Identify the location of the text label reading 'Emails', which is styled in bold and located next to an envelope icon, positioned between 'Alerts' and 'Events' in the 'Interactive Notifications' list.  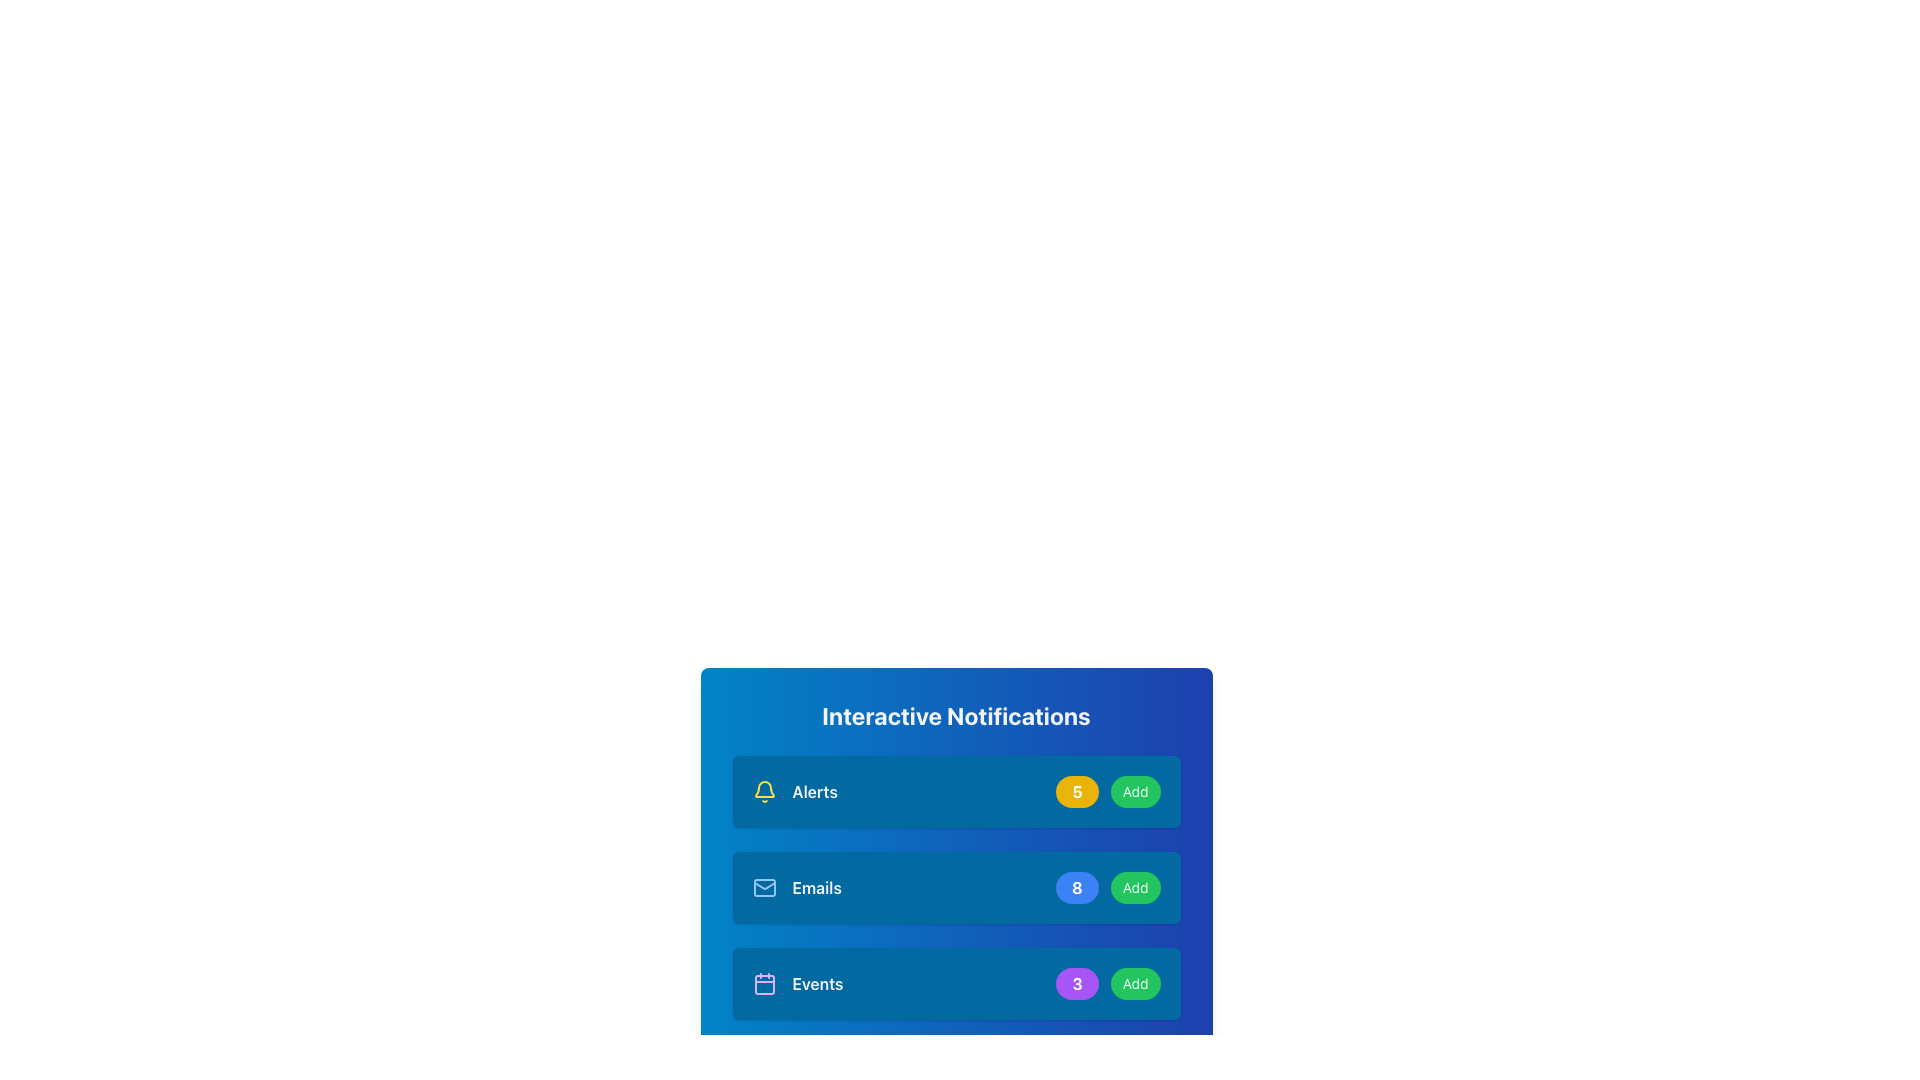
(817, 886).